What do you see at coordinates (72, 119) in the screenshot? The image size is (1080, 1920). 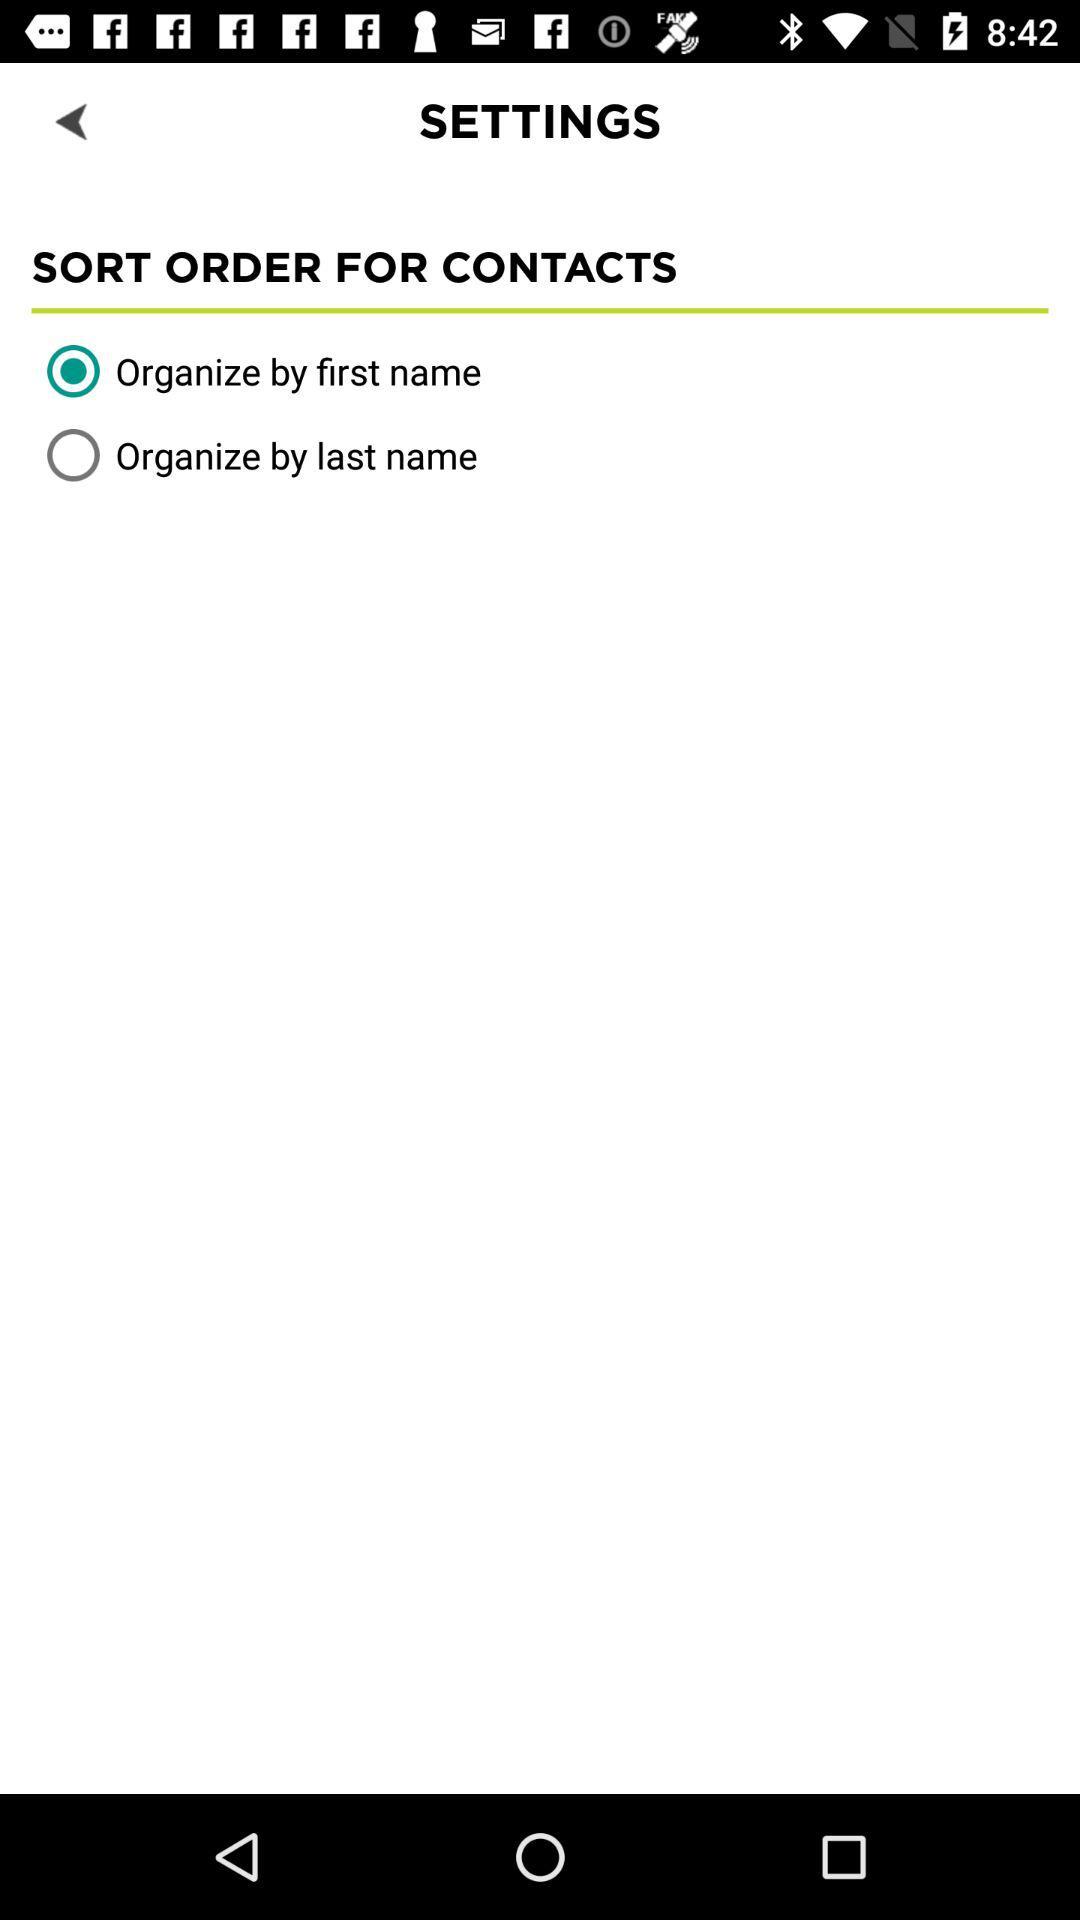 I see `the item to the left of settings` at bounding box center [72, 119].